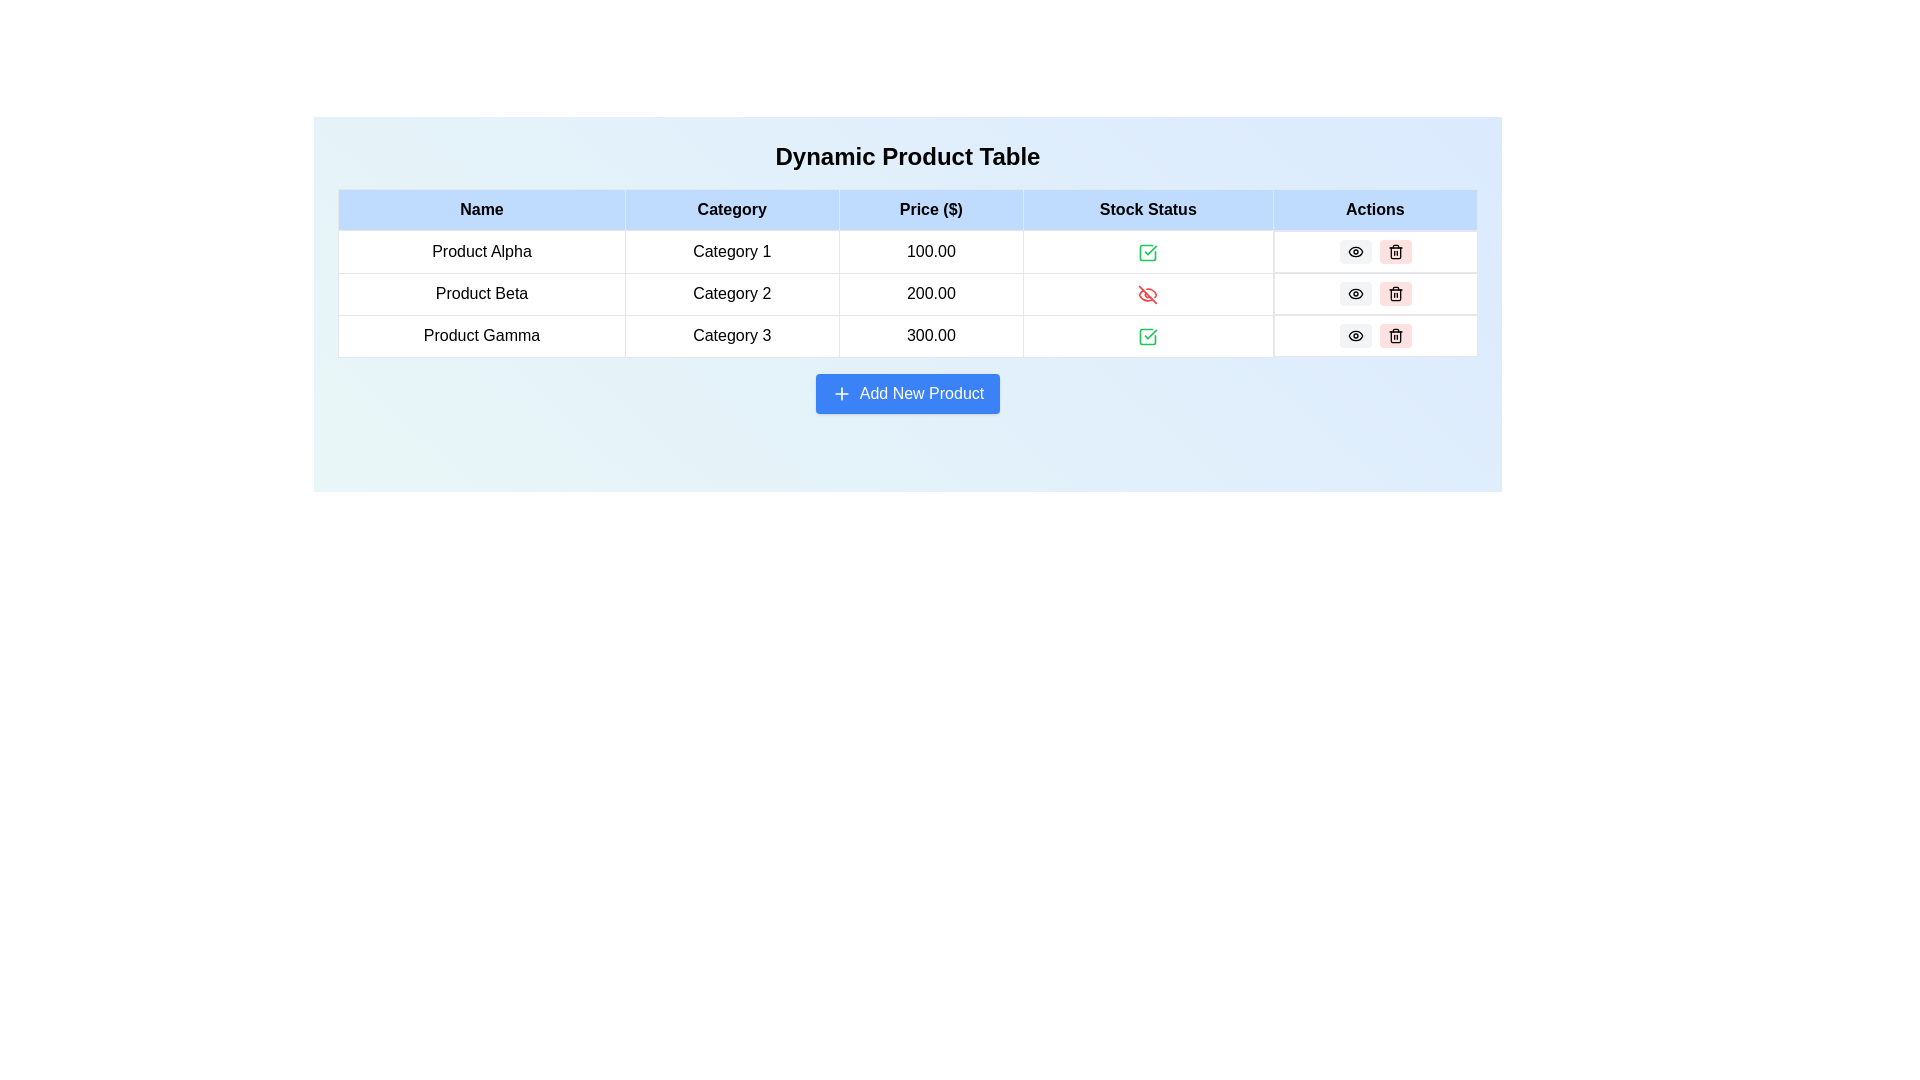 The height and width of the screenshot is (1080, 1920). I want to click on the trash button, which is the right button of the compound element consisting of two buttons for the 'Actions' column in the second row of the table for 'Product Beta', so click(1374, 293).